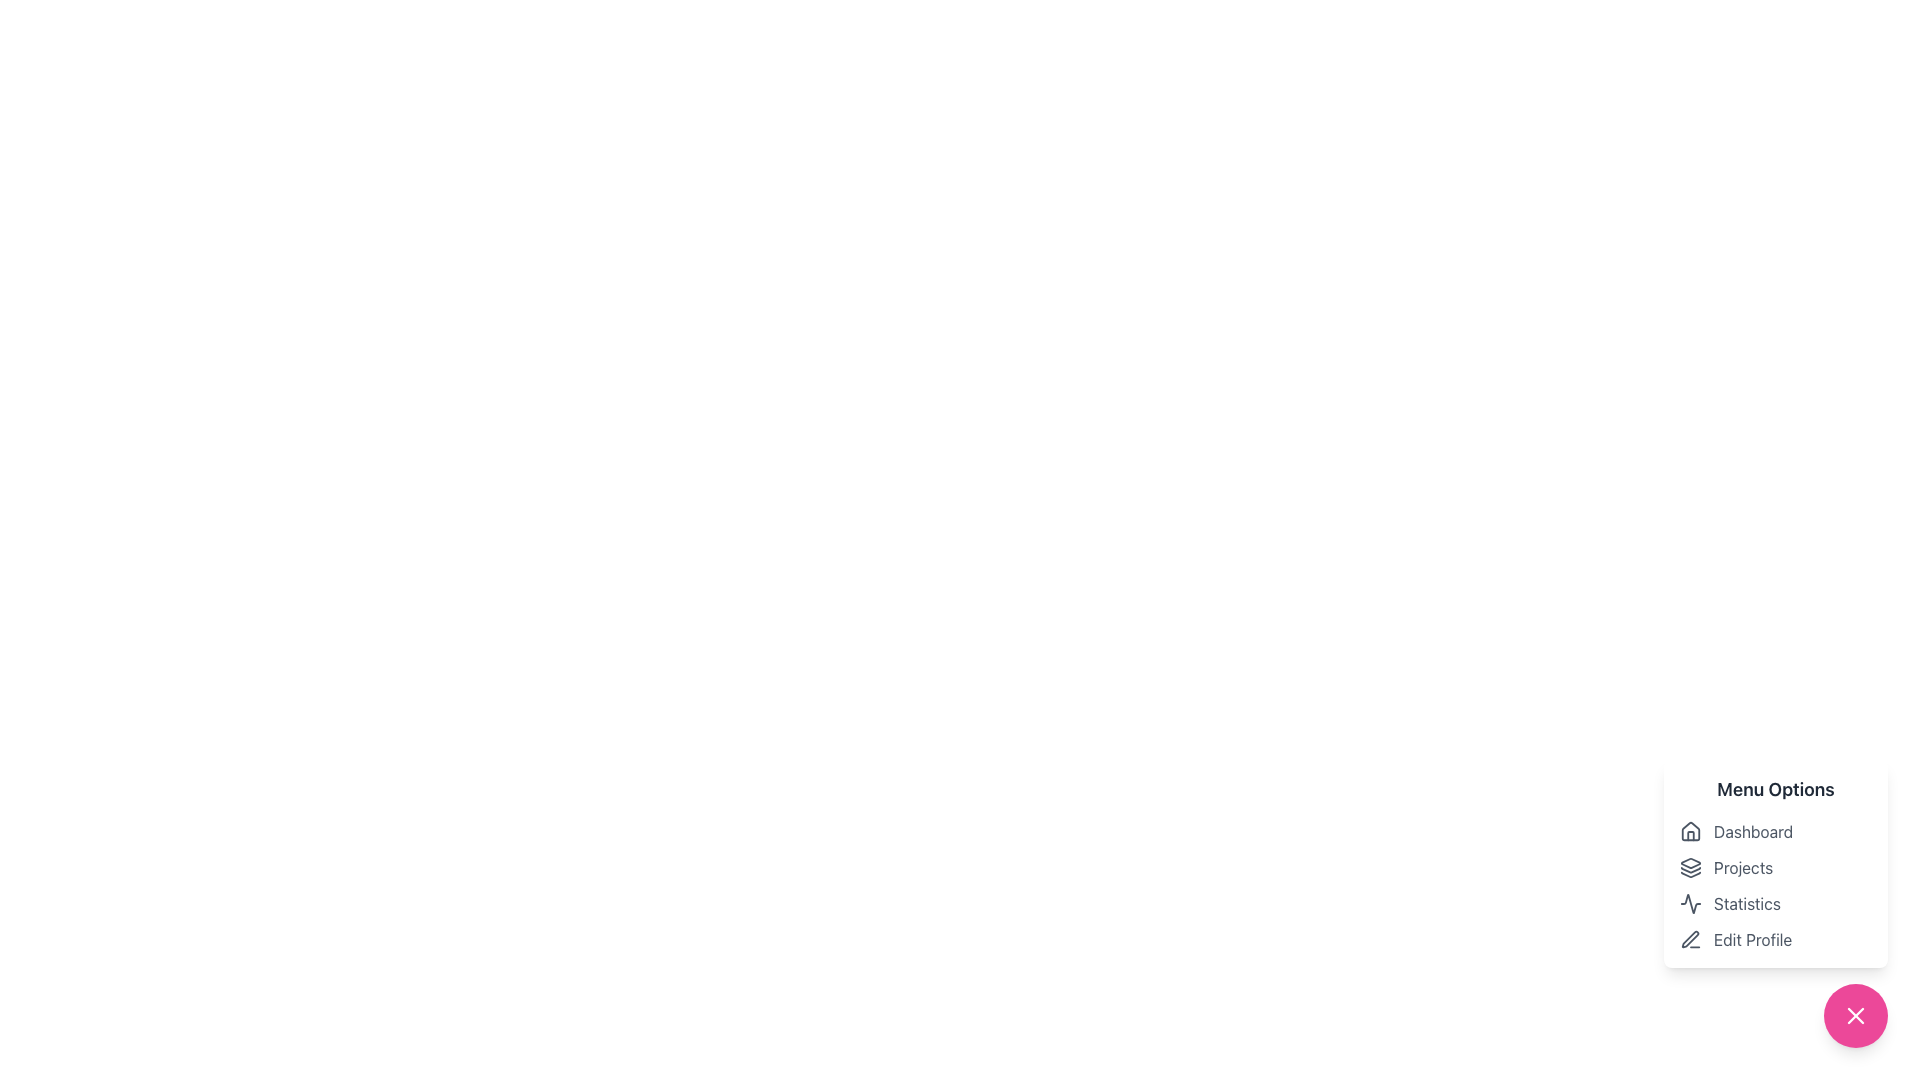 The image size is (1920, 1080). What do you see at coordinates (1689, 940) in the screenshot?
I see `the pen icon that is part of the 'Edit Profile' menu option, located on the right side of the interface, preceding the text label 'Edit Profile'` at bounding box center [1689, 940].